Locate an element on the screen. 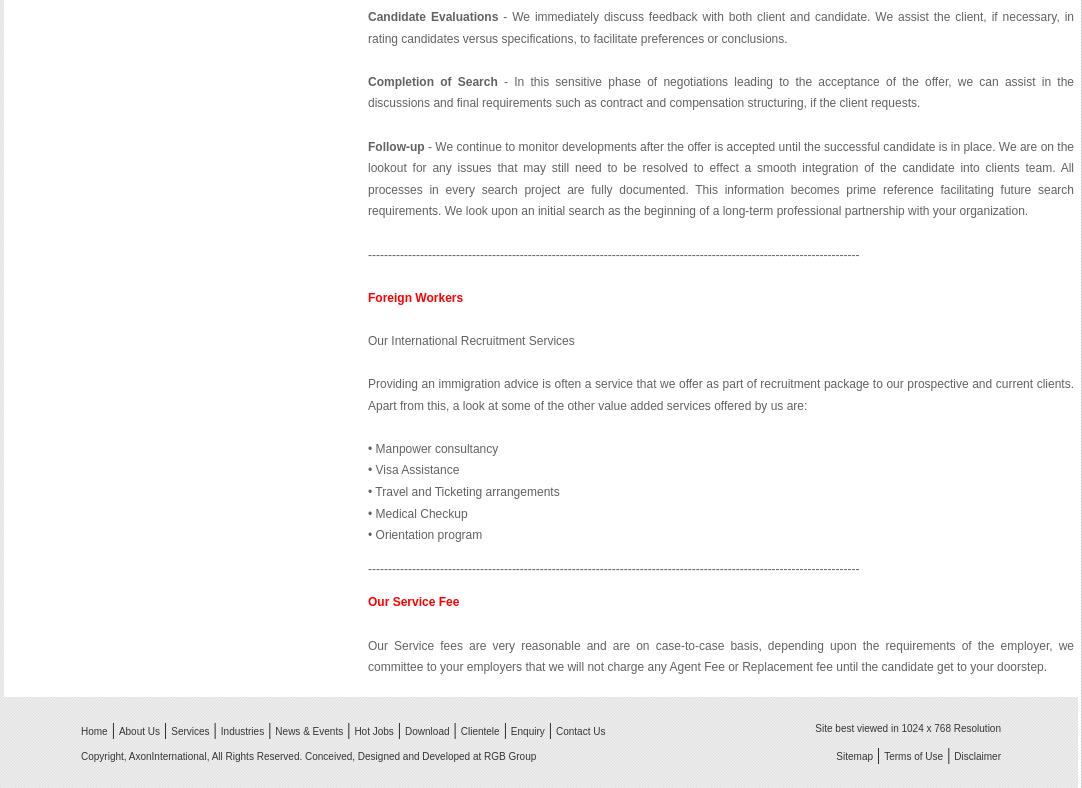 This screenshot has width=1082, height=788. 'News & Events' is located at coordinates (308, 731).